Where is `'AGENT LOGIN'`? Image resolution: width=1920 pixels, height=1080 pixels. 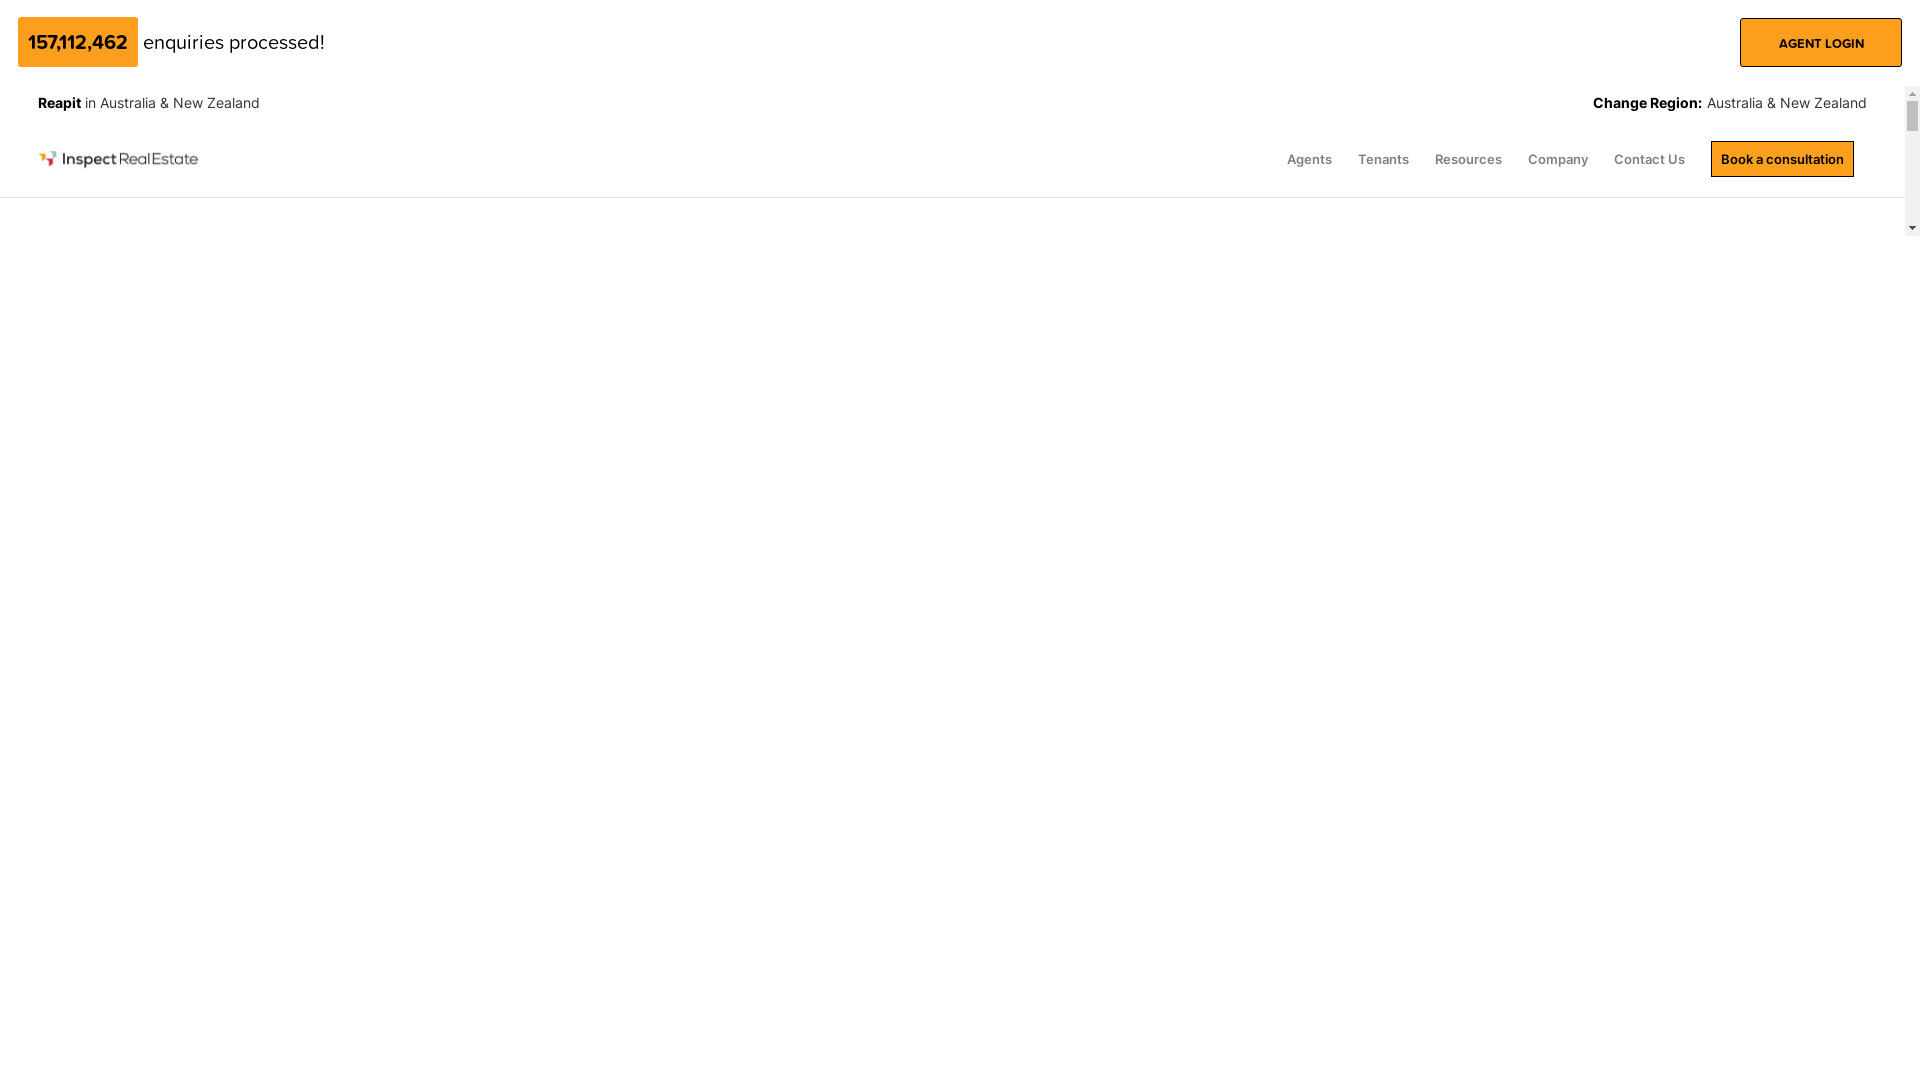
'AGENT LOGIN' is located at coordinates (1738, 42).